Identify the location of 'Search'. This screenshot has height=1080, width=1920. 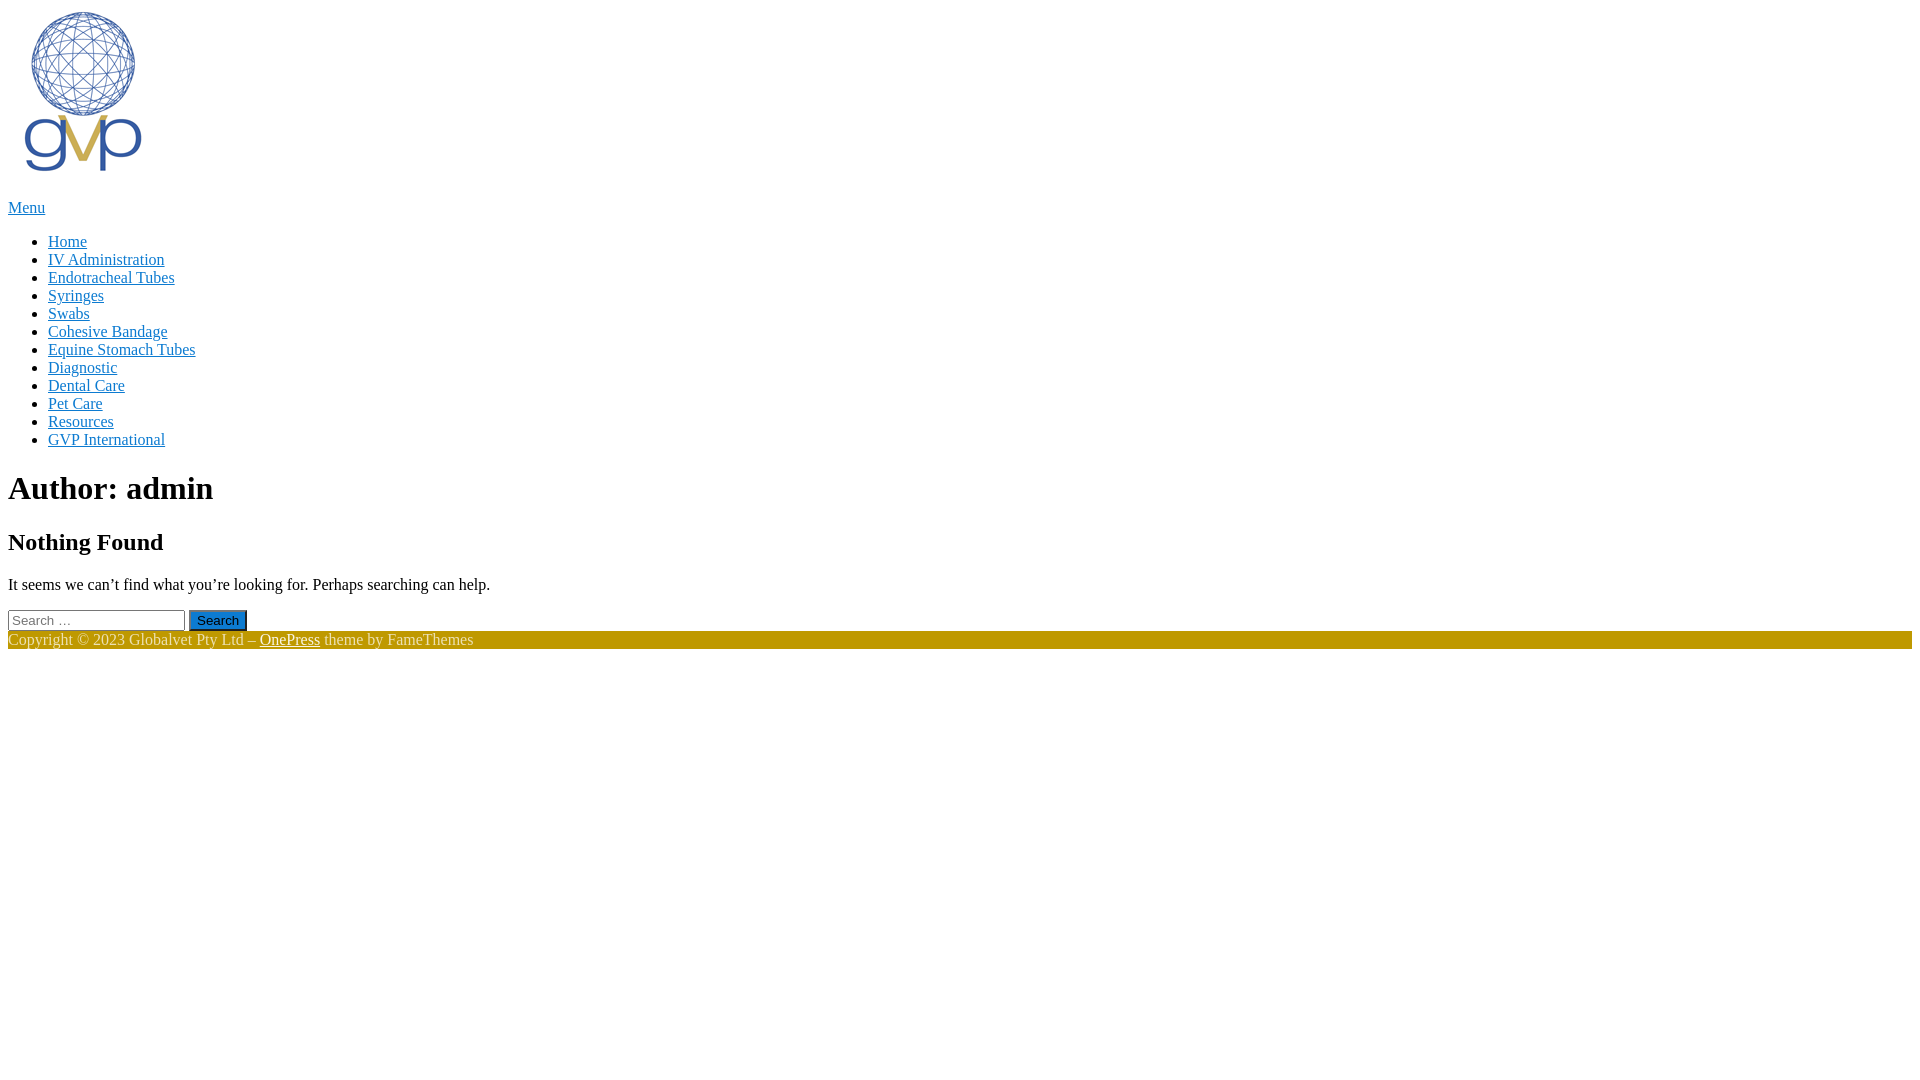
(217, 619).